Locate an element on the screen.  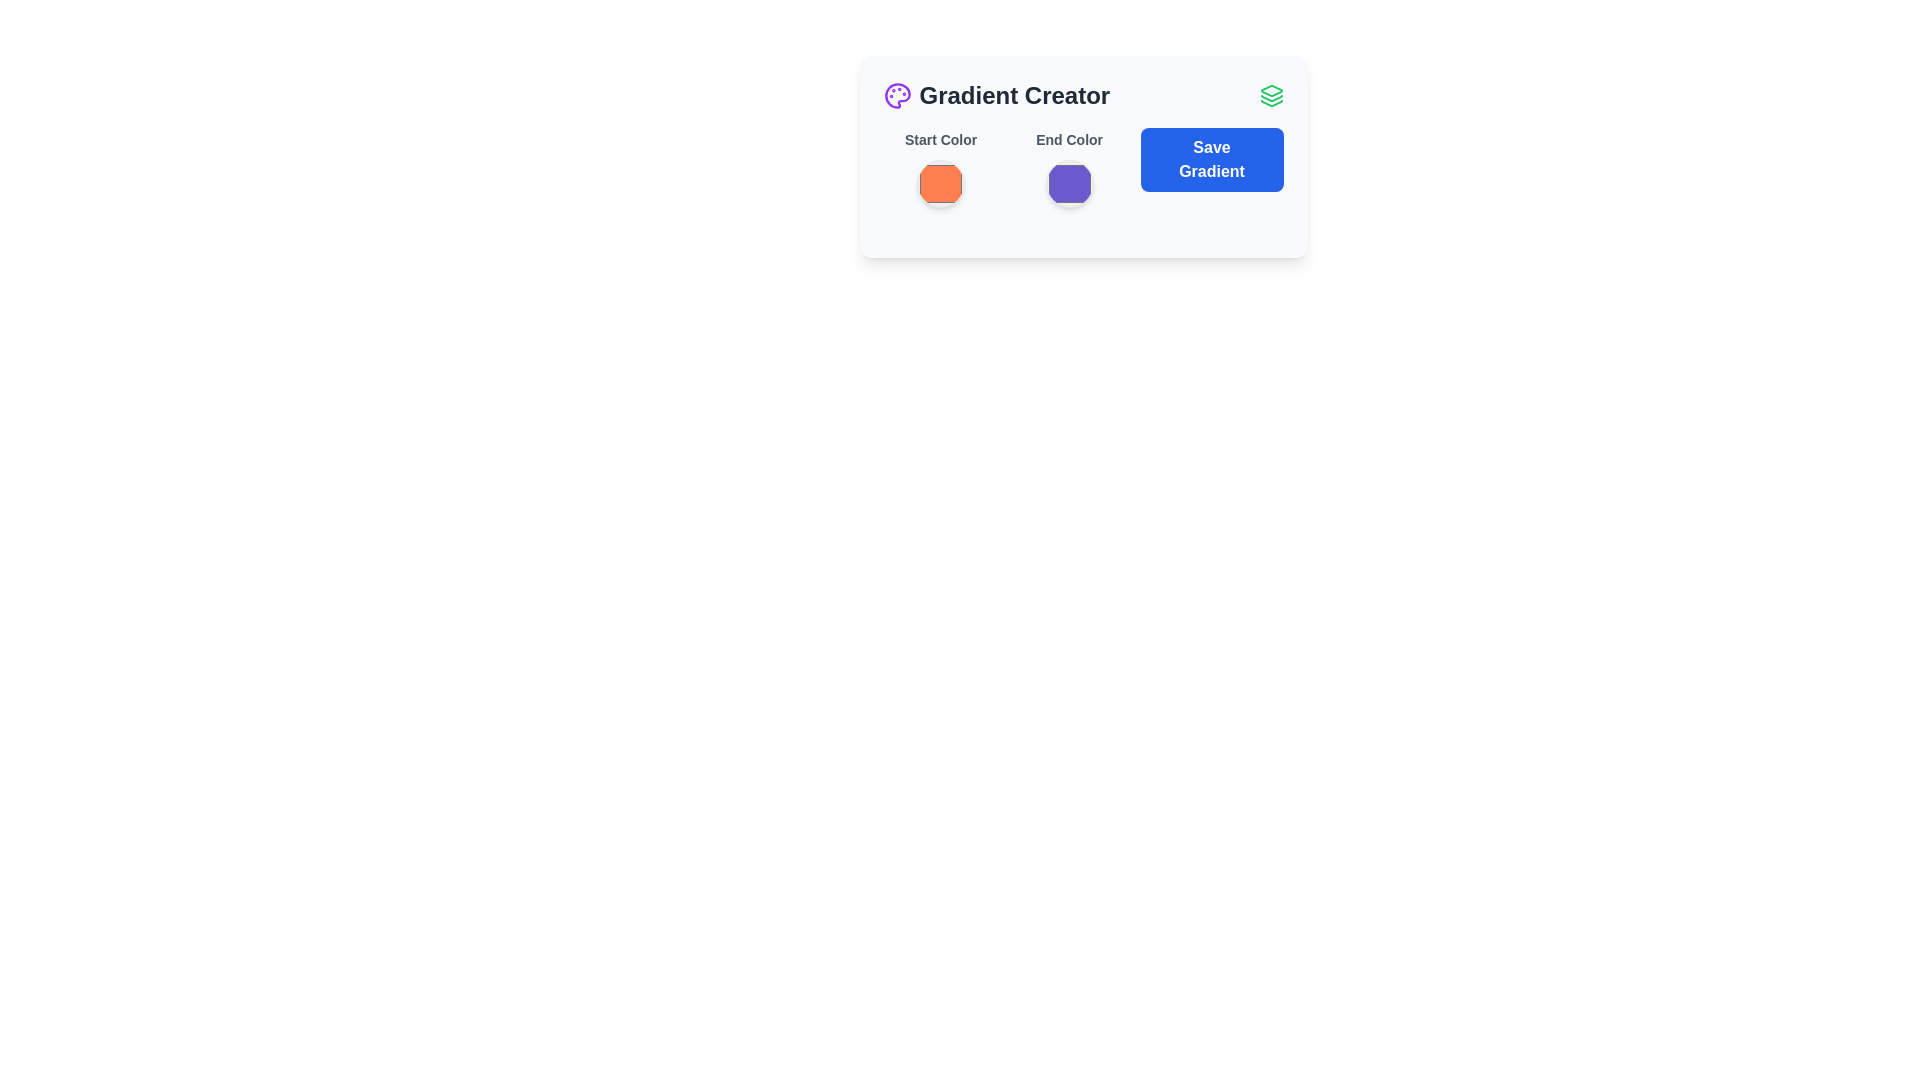
the purple paint palette icon located to the left of the text 'Gradient Creator' in the top-left corner of the group is located at coordinates (896, 96).